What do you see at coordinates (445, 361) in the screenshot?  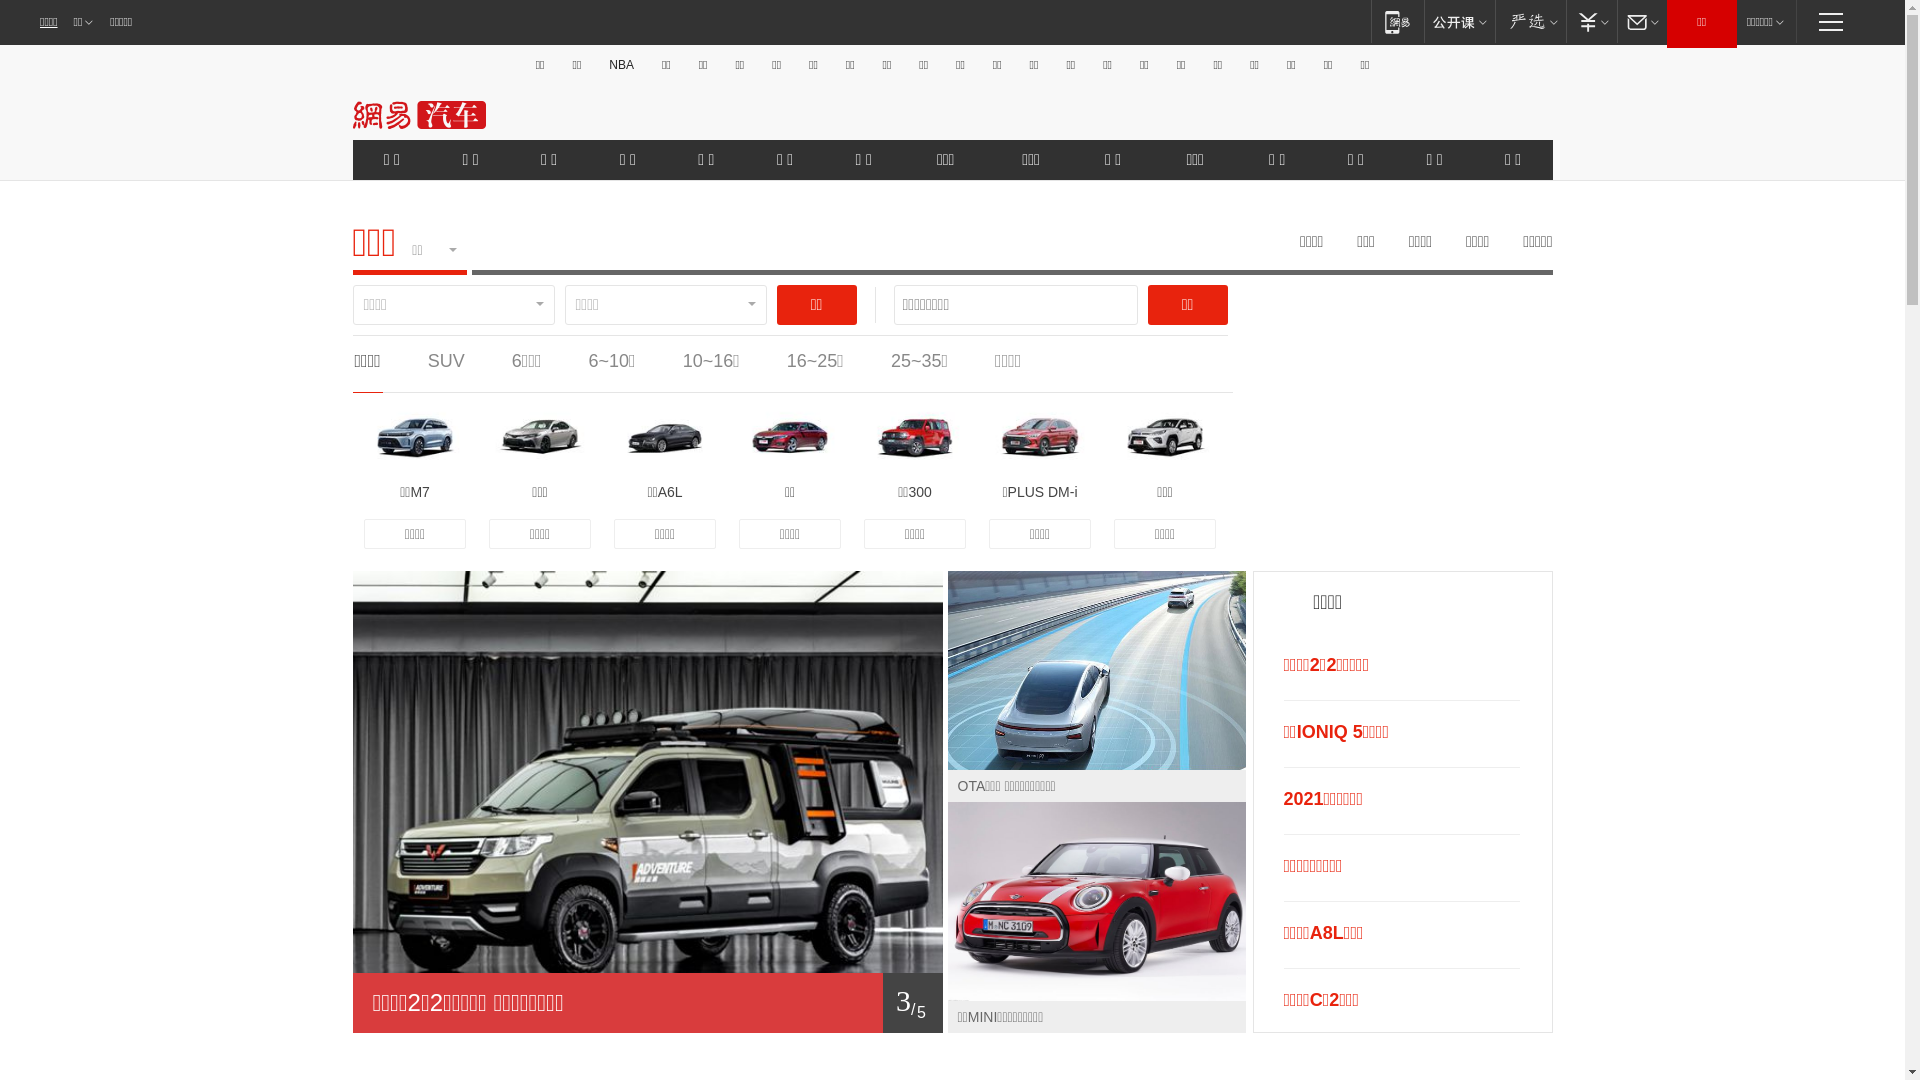 I see `'SUV'` at bounding box center [445, 361].